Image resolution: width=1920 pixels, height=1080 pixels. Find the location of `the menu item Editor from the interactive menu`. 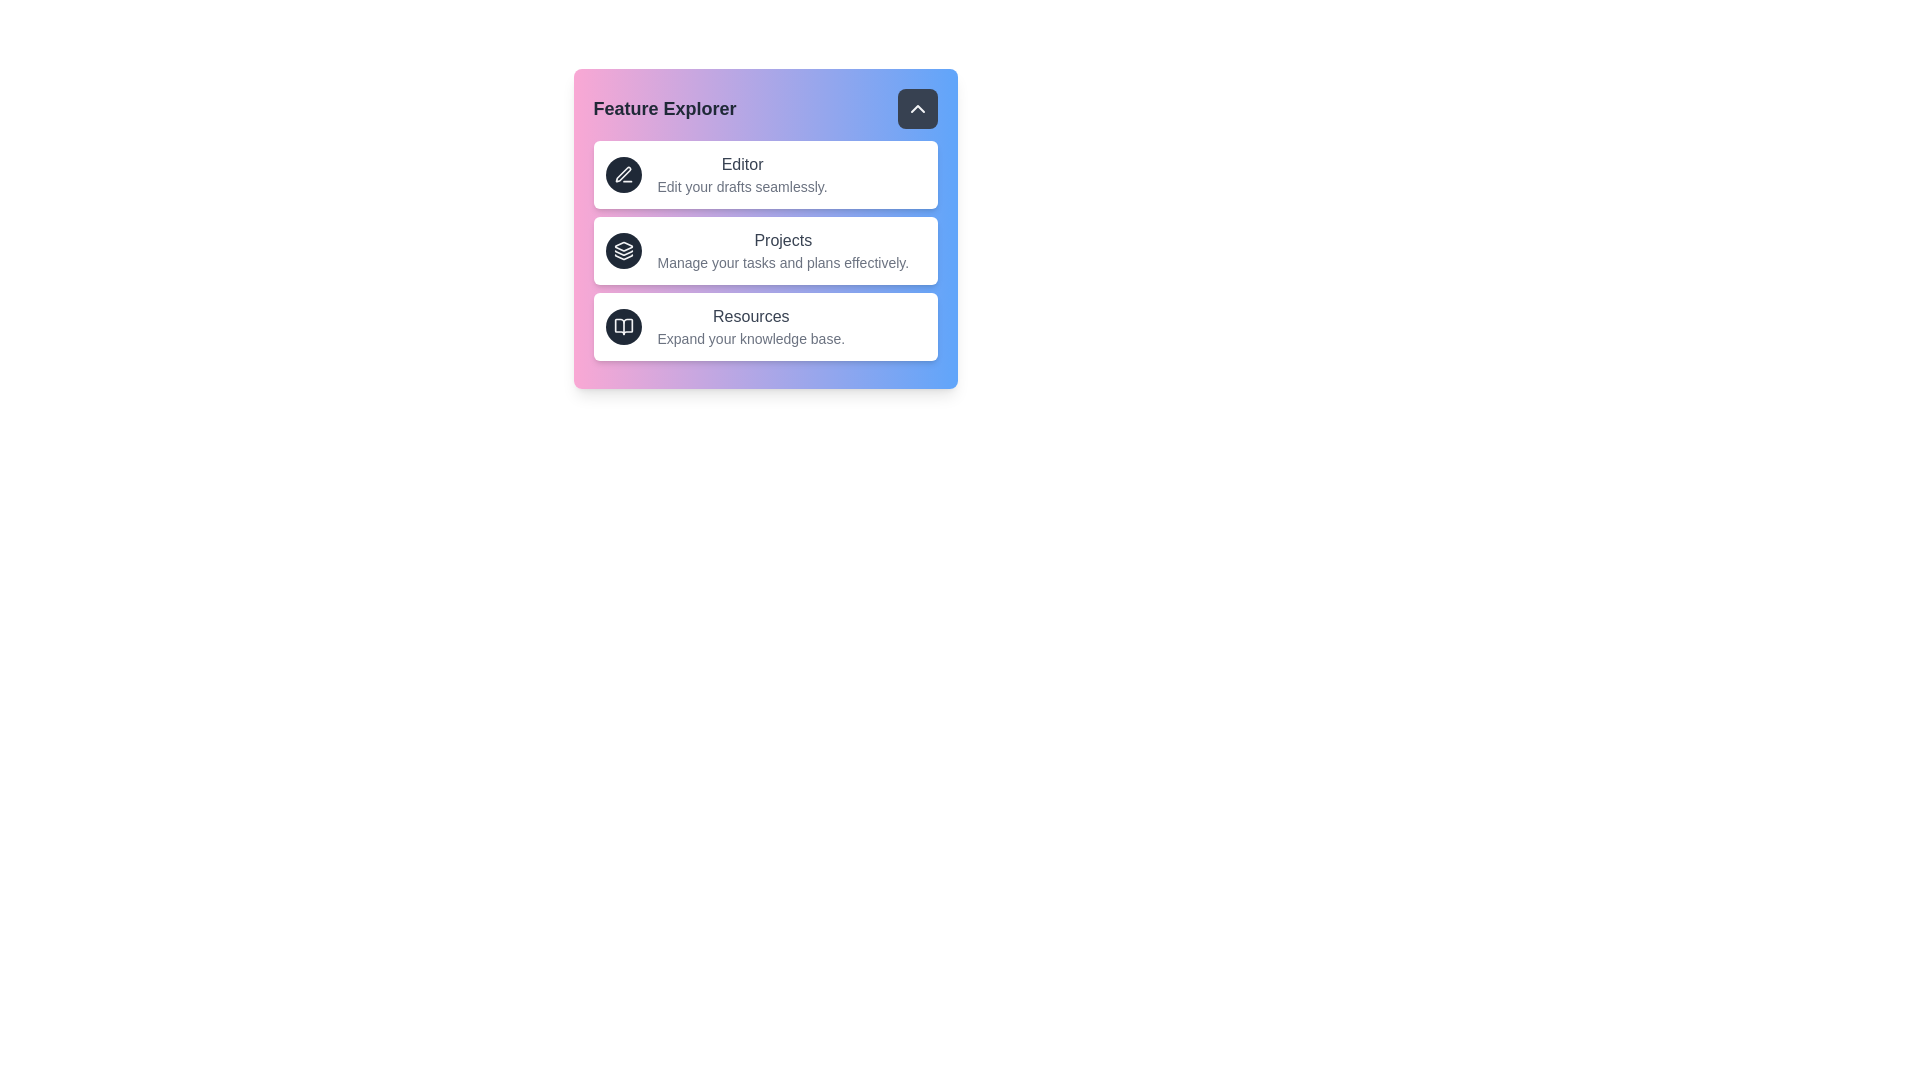

the menu item Editor from the interactive menu is located at coordinates (764, 173).